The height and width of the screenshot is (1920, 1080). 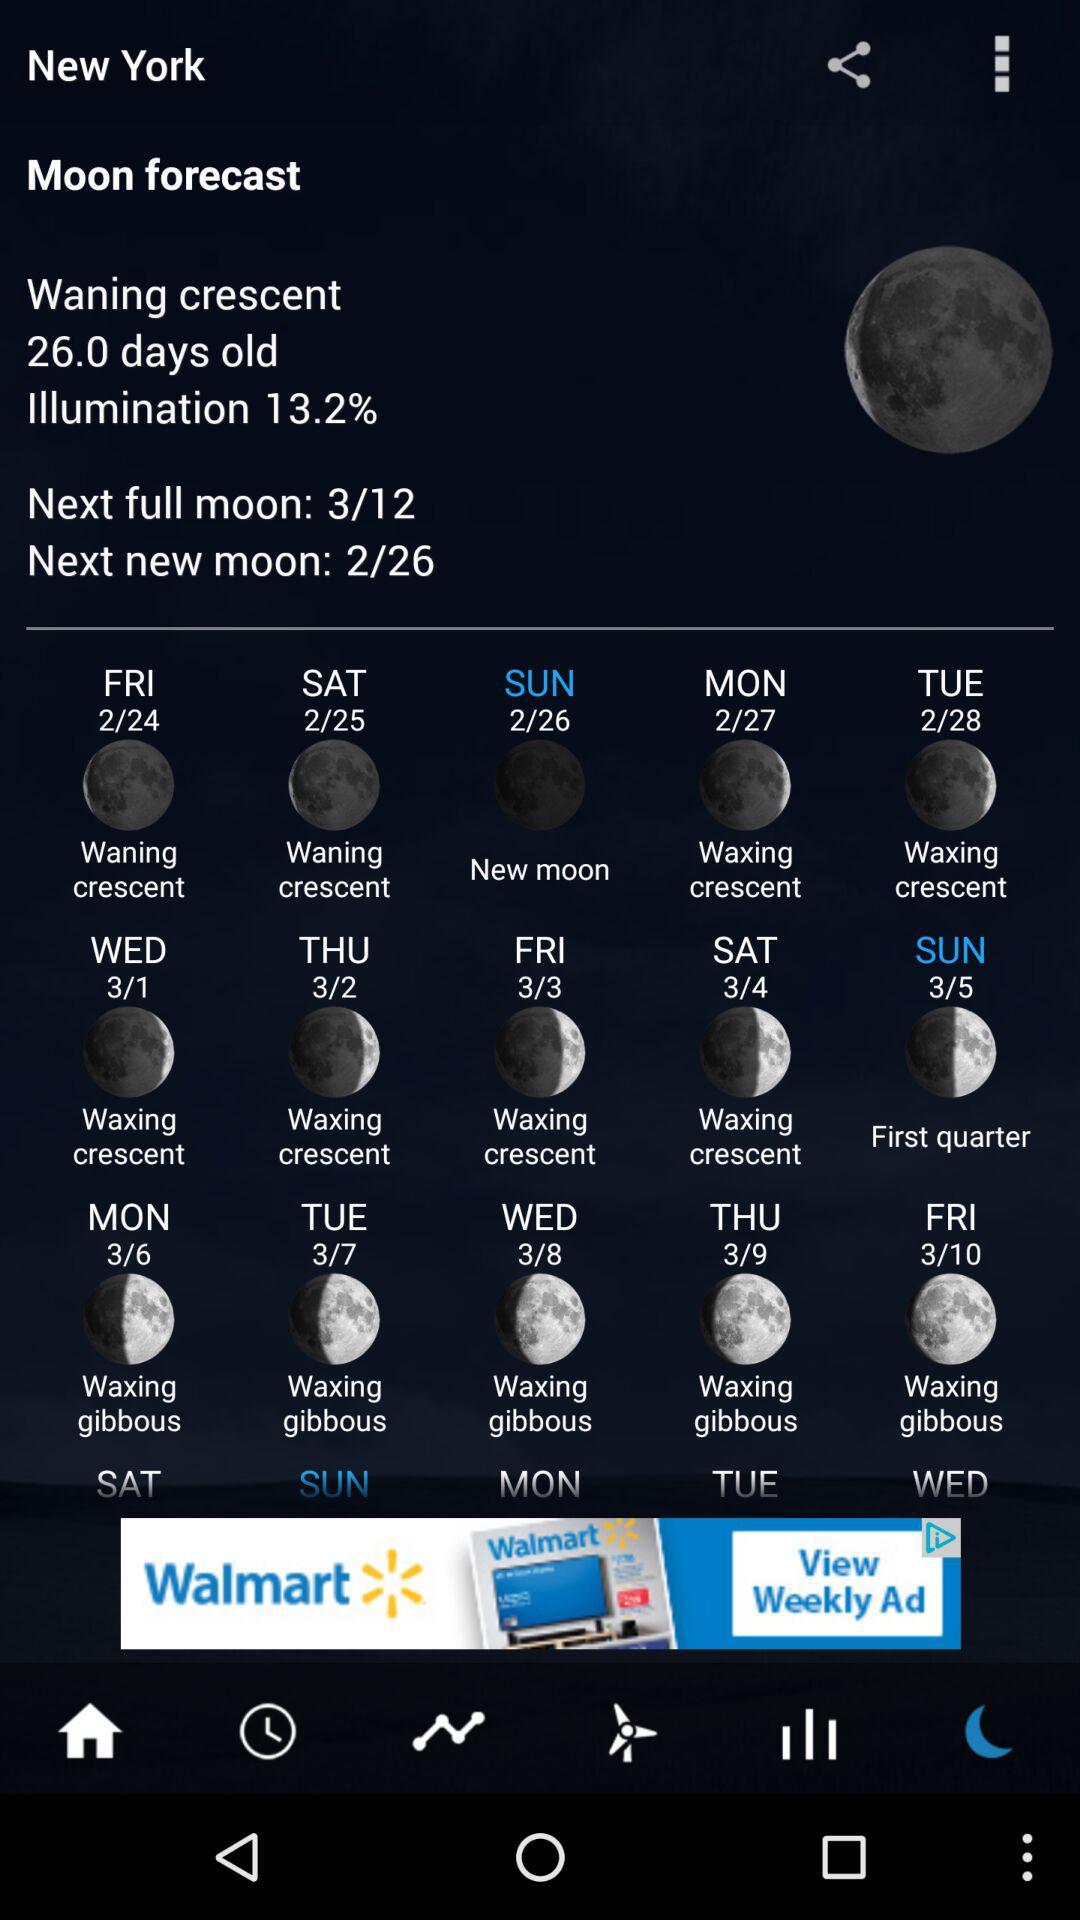 What do you see at coordinates (1002, 68) in the screenshot?
I see `the more icon` at bounding box center [1002, 68].